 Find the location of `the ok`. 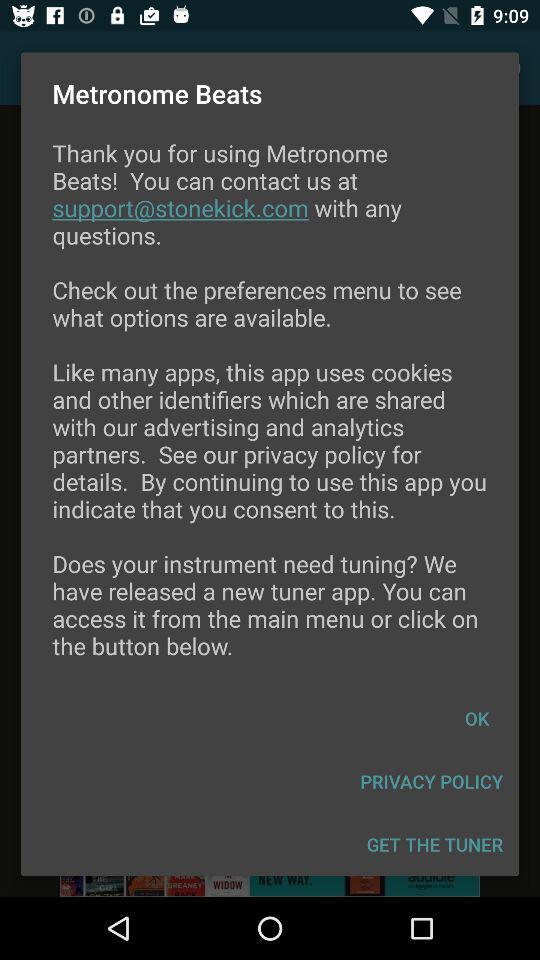

the ok is located at coordinates (475, 718).